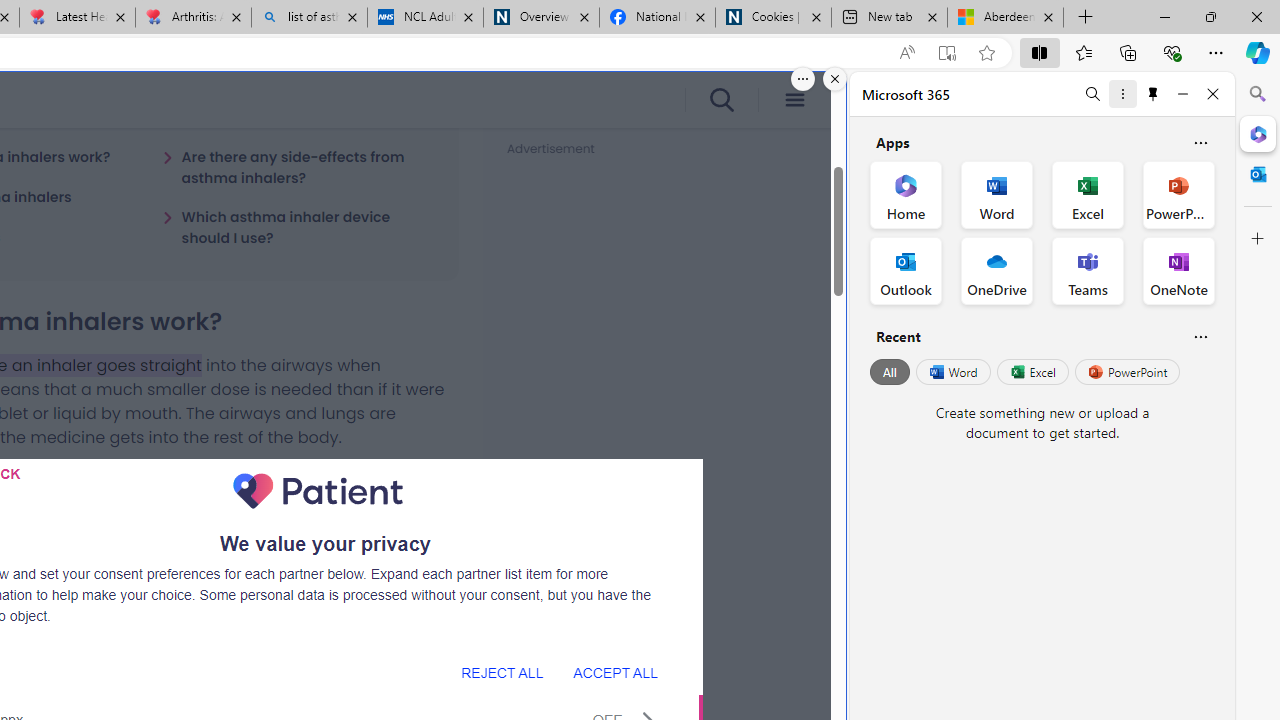 The height and width of the screenshot is (720, 1280). What do you see at coordinates (1153, 93) in the screenshot?
I see `'Unpin side pane'` at bounding box center [1153, 93].